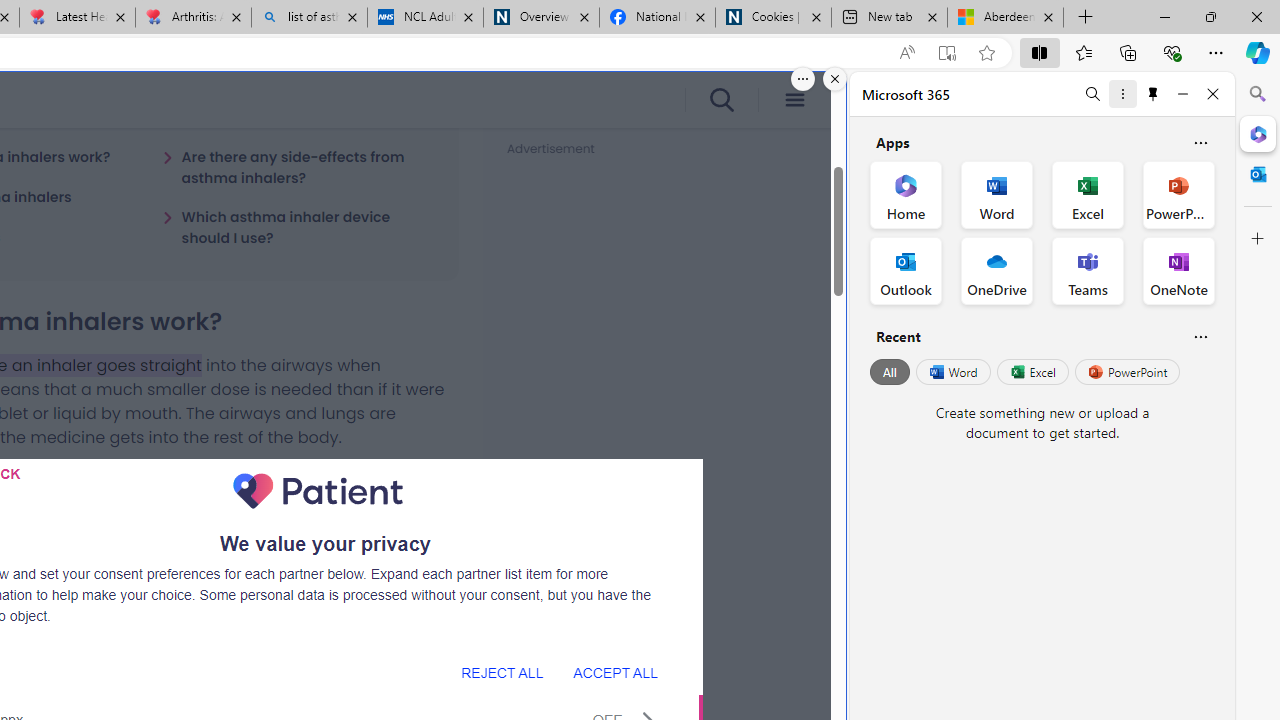 The height and width of the screenshot is (720, 1280). What do you see at coordinates (1153, 93) in the screenshot?
I see `'Unpin side pane'` at bounding box center [1153, 93].